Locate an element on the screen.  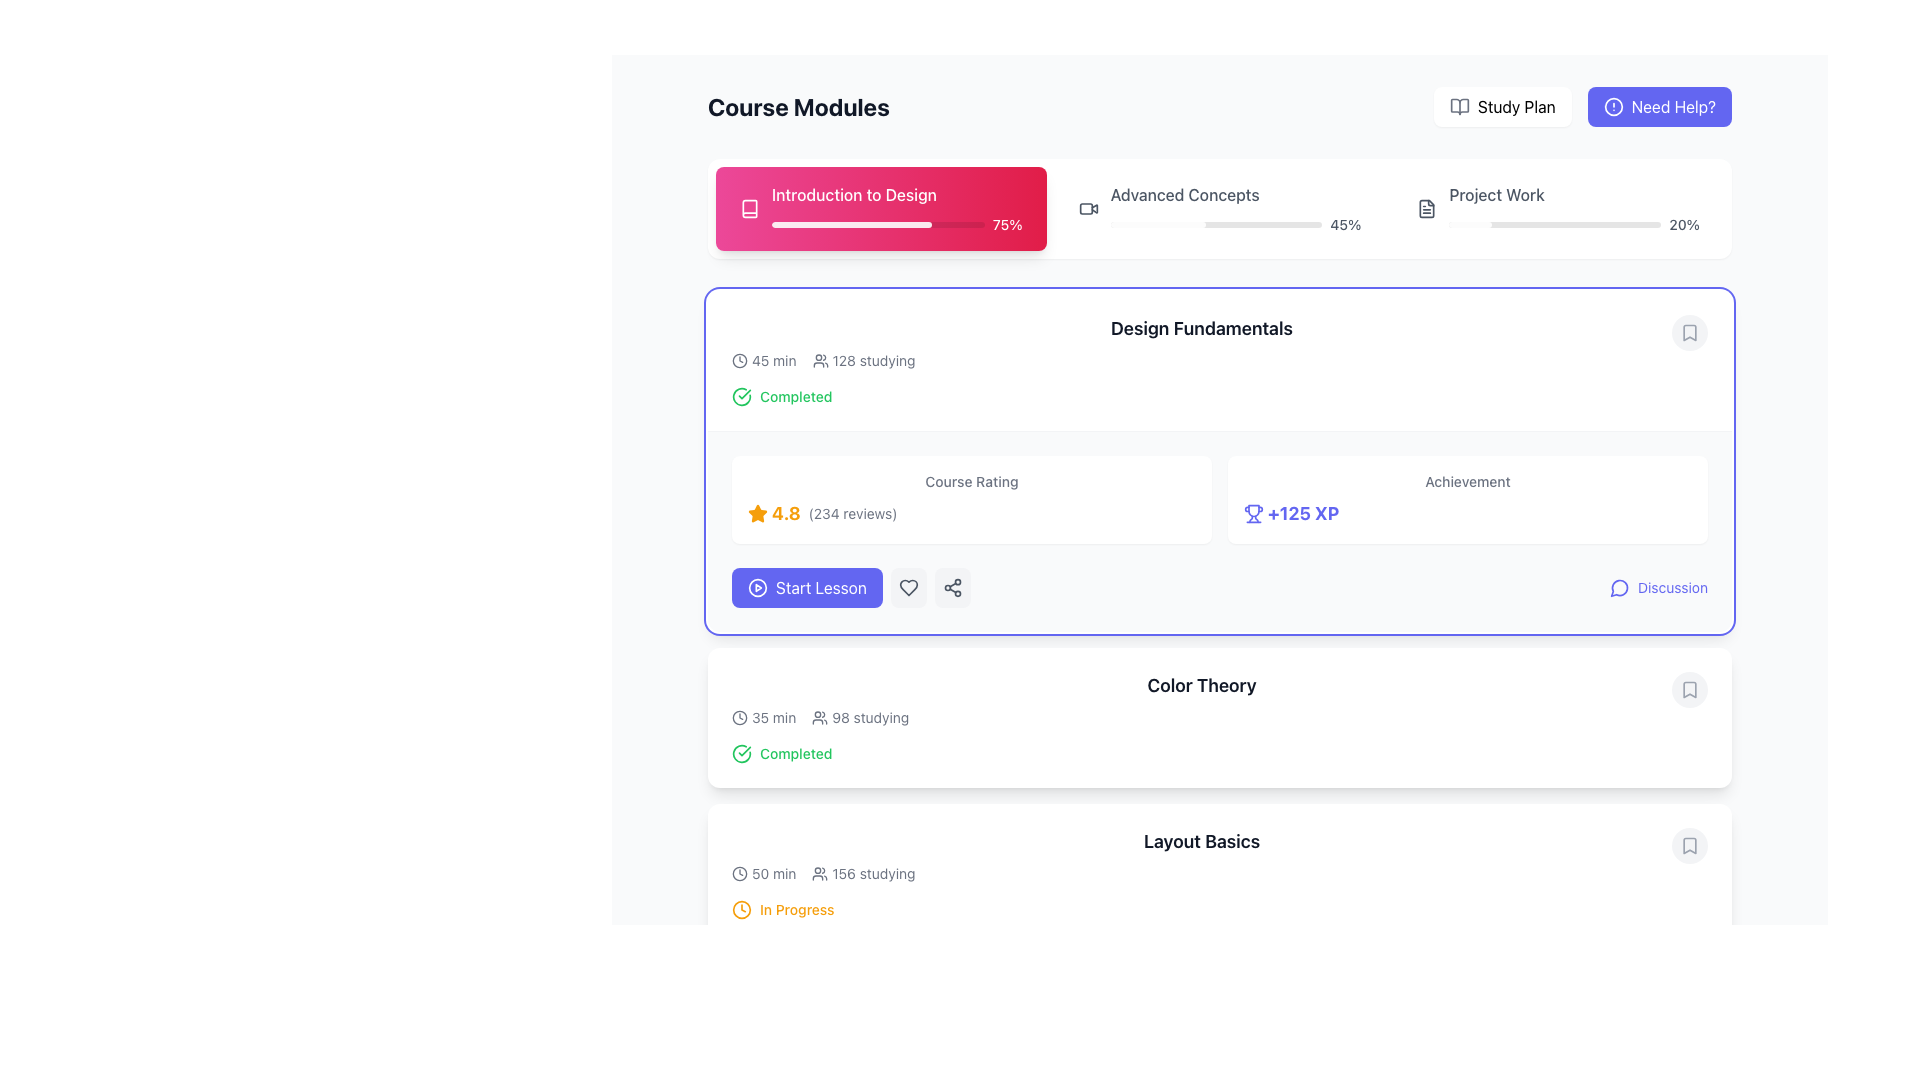
the achievement icon located immediately to the left of the '+125 XP' text in the 'Achievement' section of the 'Design Fundamentals' module is located at coordinates (1252, 512).